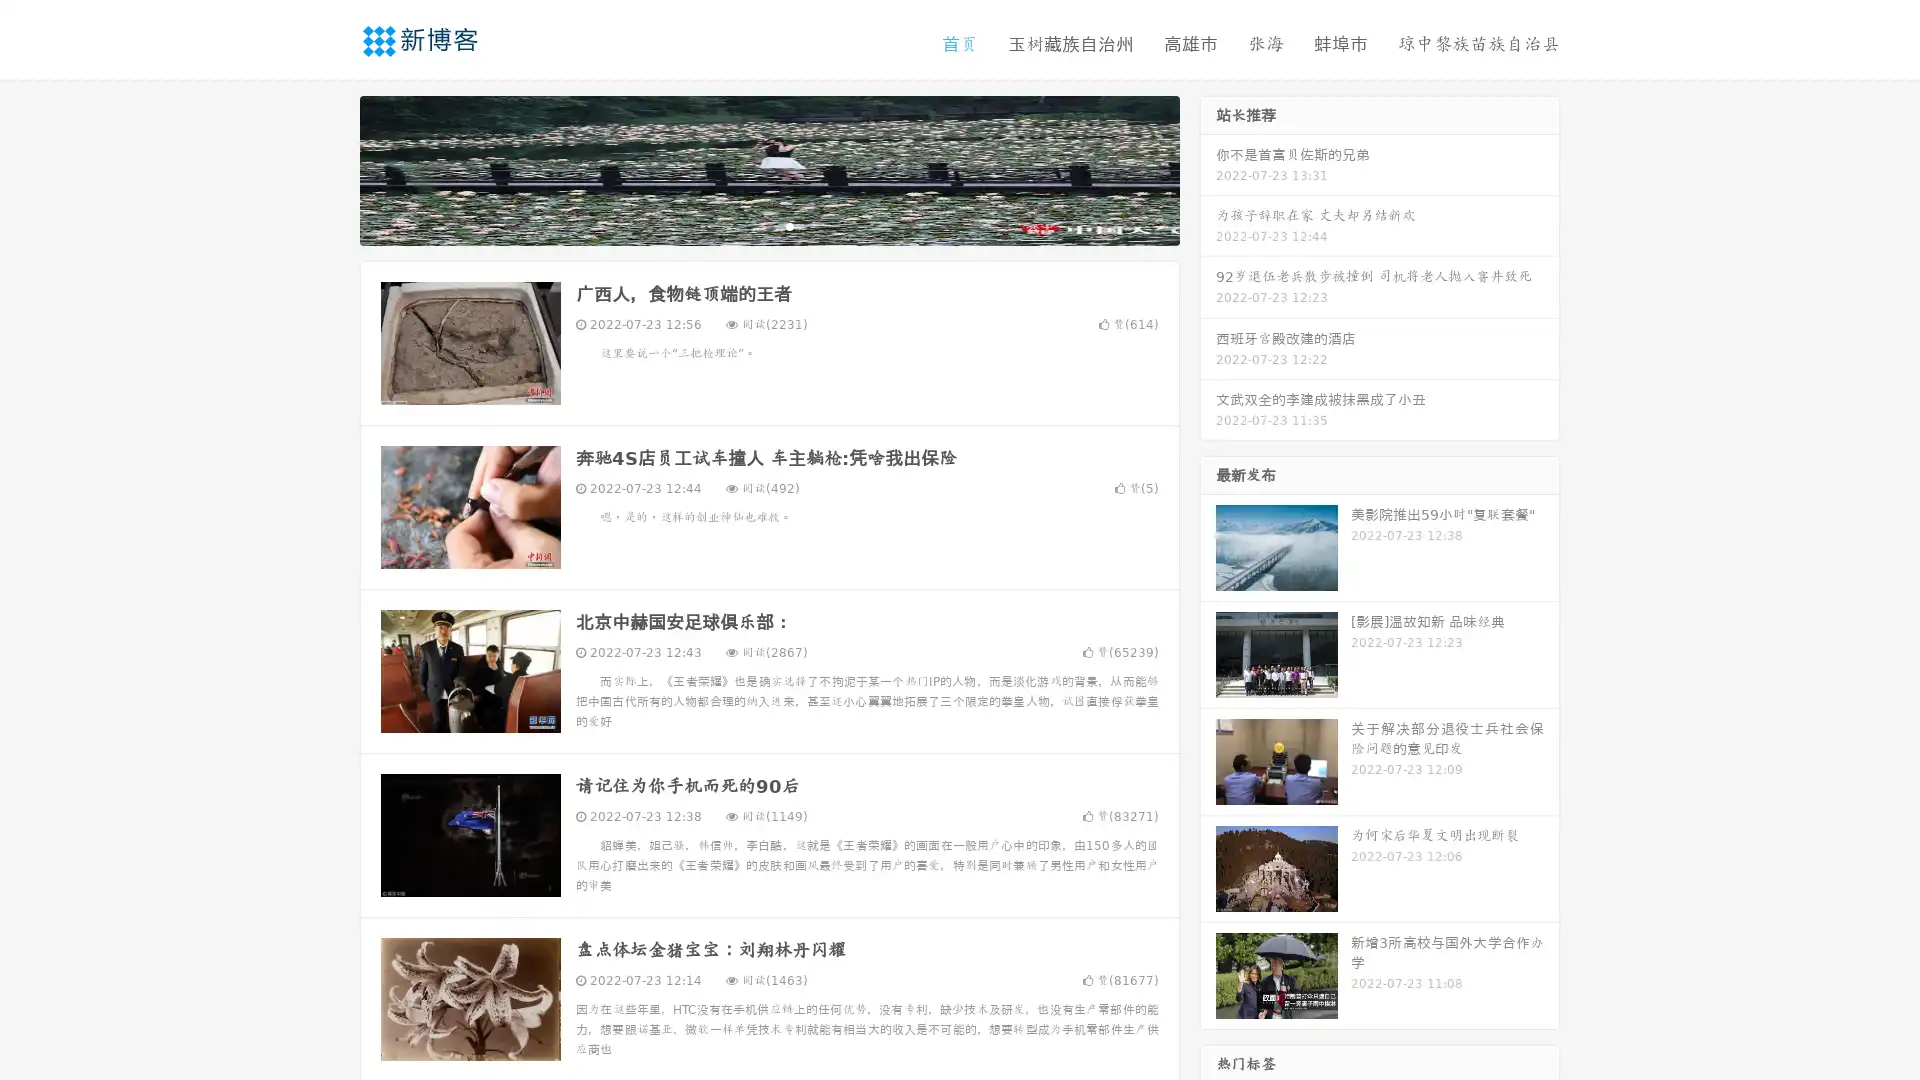  What do you see at coordinates (789, 225) in the screenshot?
I see `Go to slide 3` at bounding box center [789, 225].